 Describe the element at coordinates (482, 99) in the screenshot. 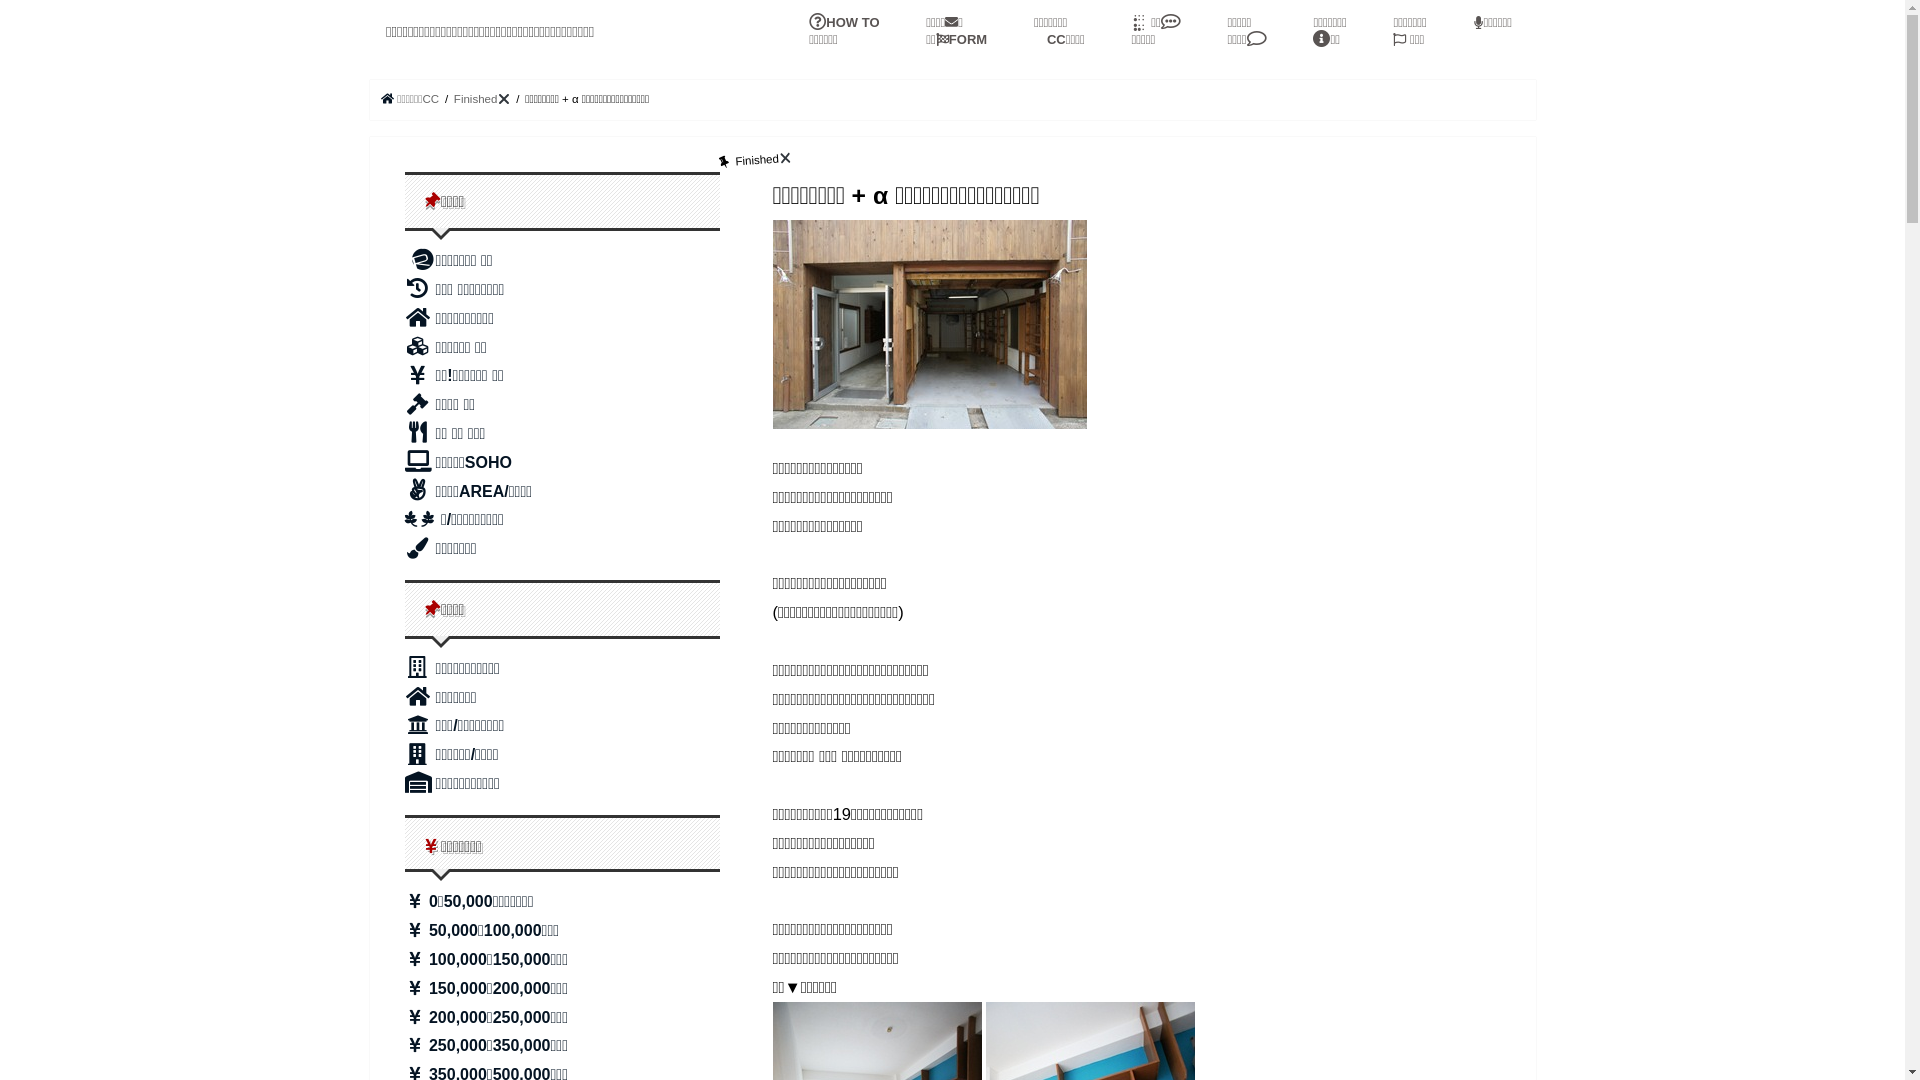

I see `'Finished'` at that location.